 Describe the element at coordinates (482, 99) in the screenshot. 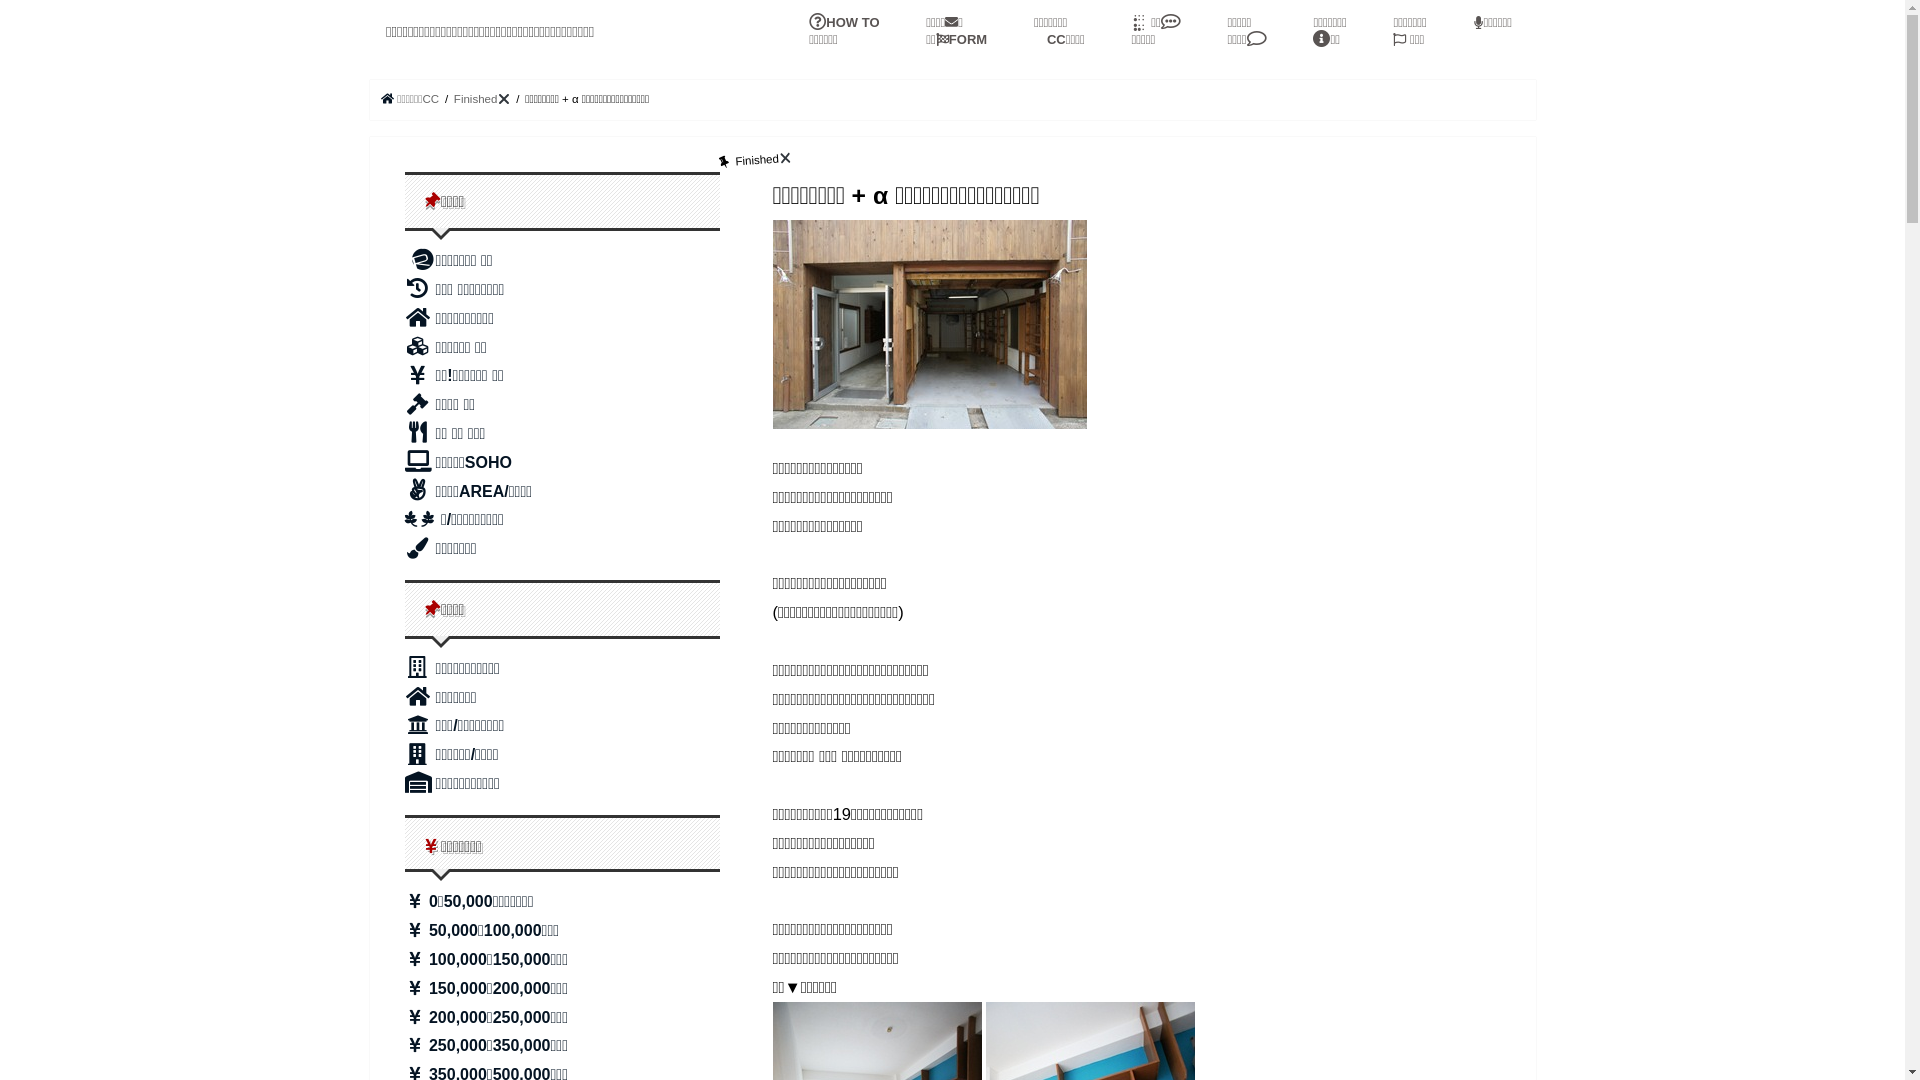

I see `'Finished'` at that location.